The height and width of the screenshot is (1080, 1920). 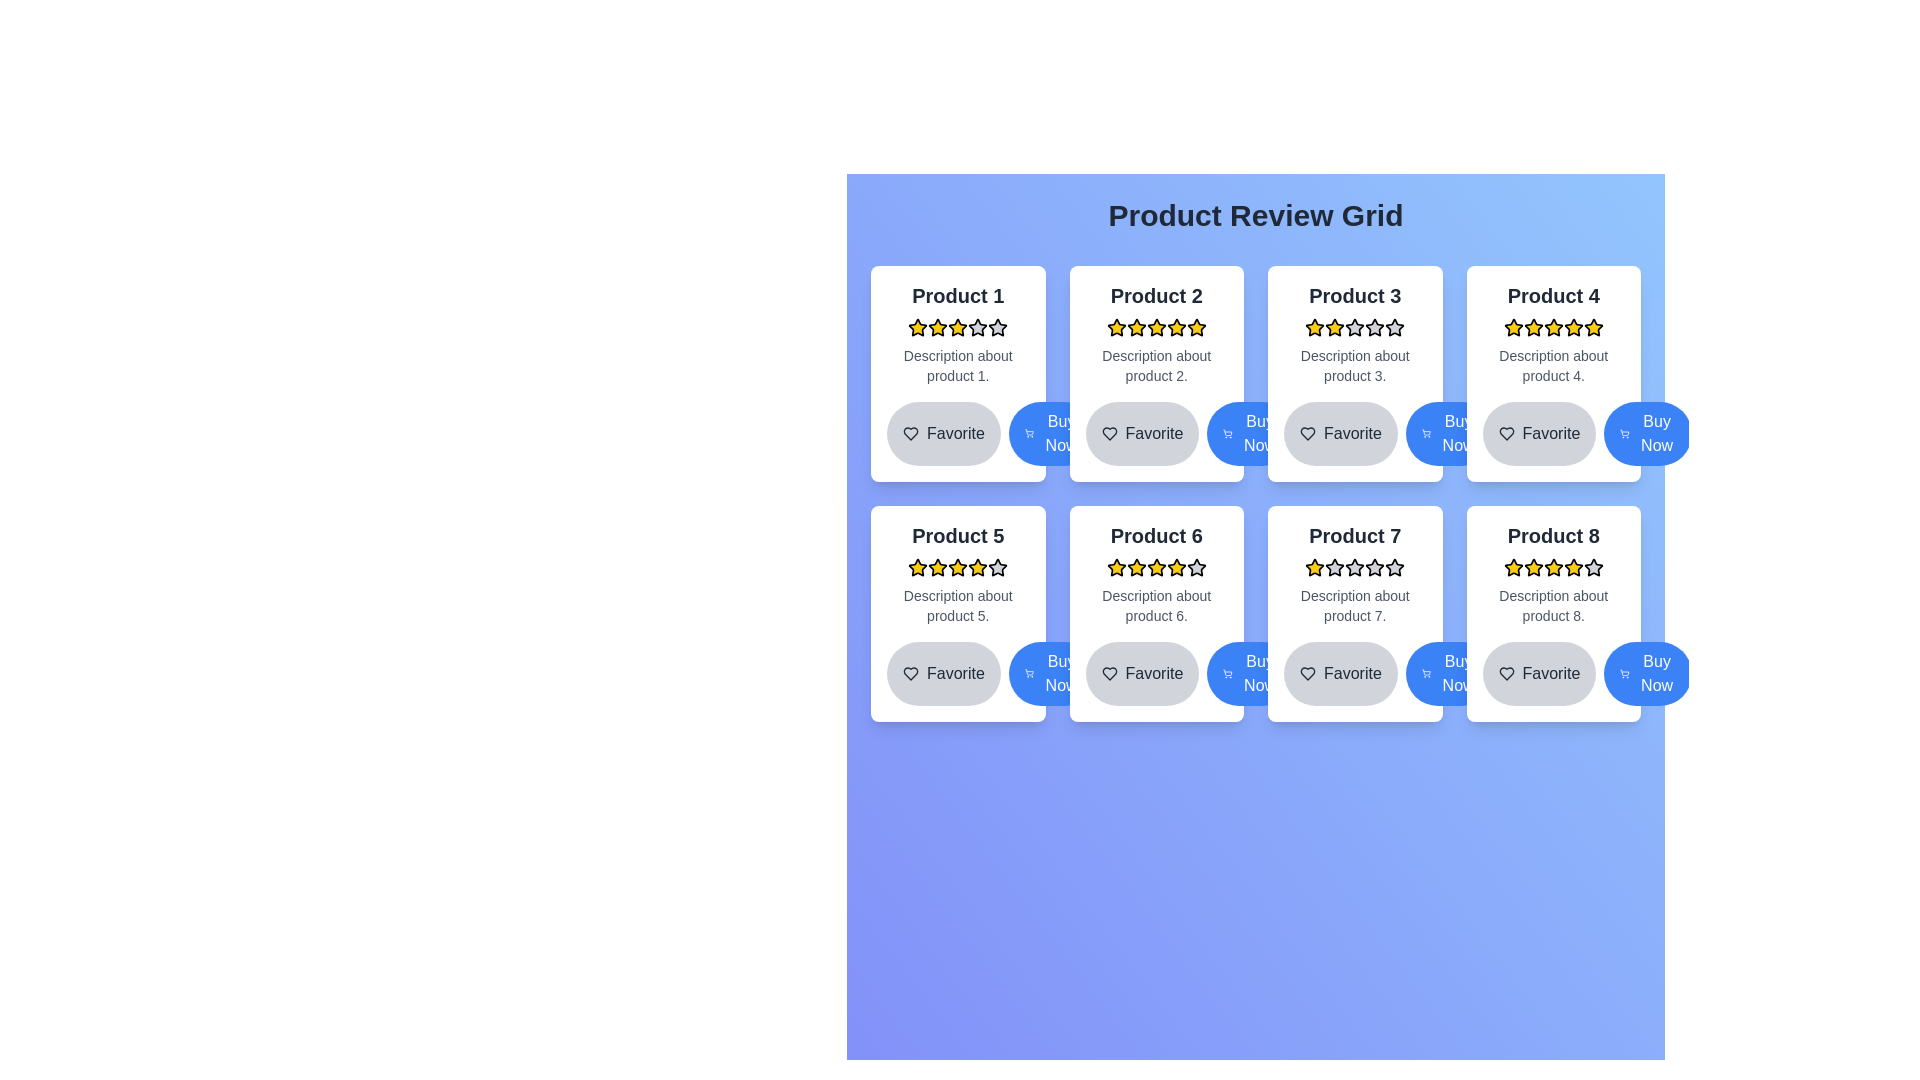 I want to click on the third yellow star icon with a black outline in the rating row of the second product card to interact with the rating system, so click(x=1136, y=326).